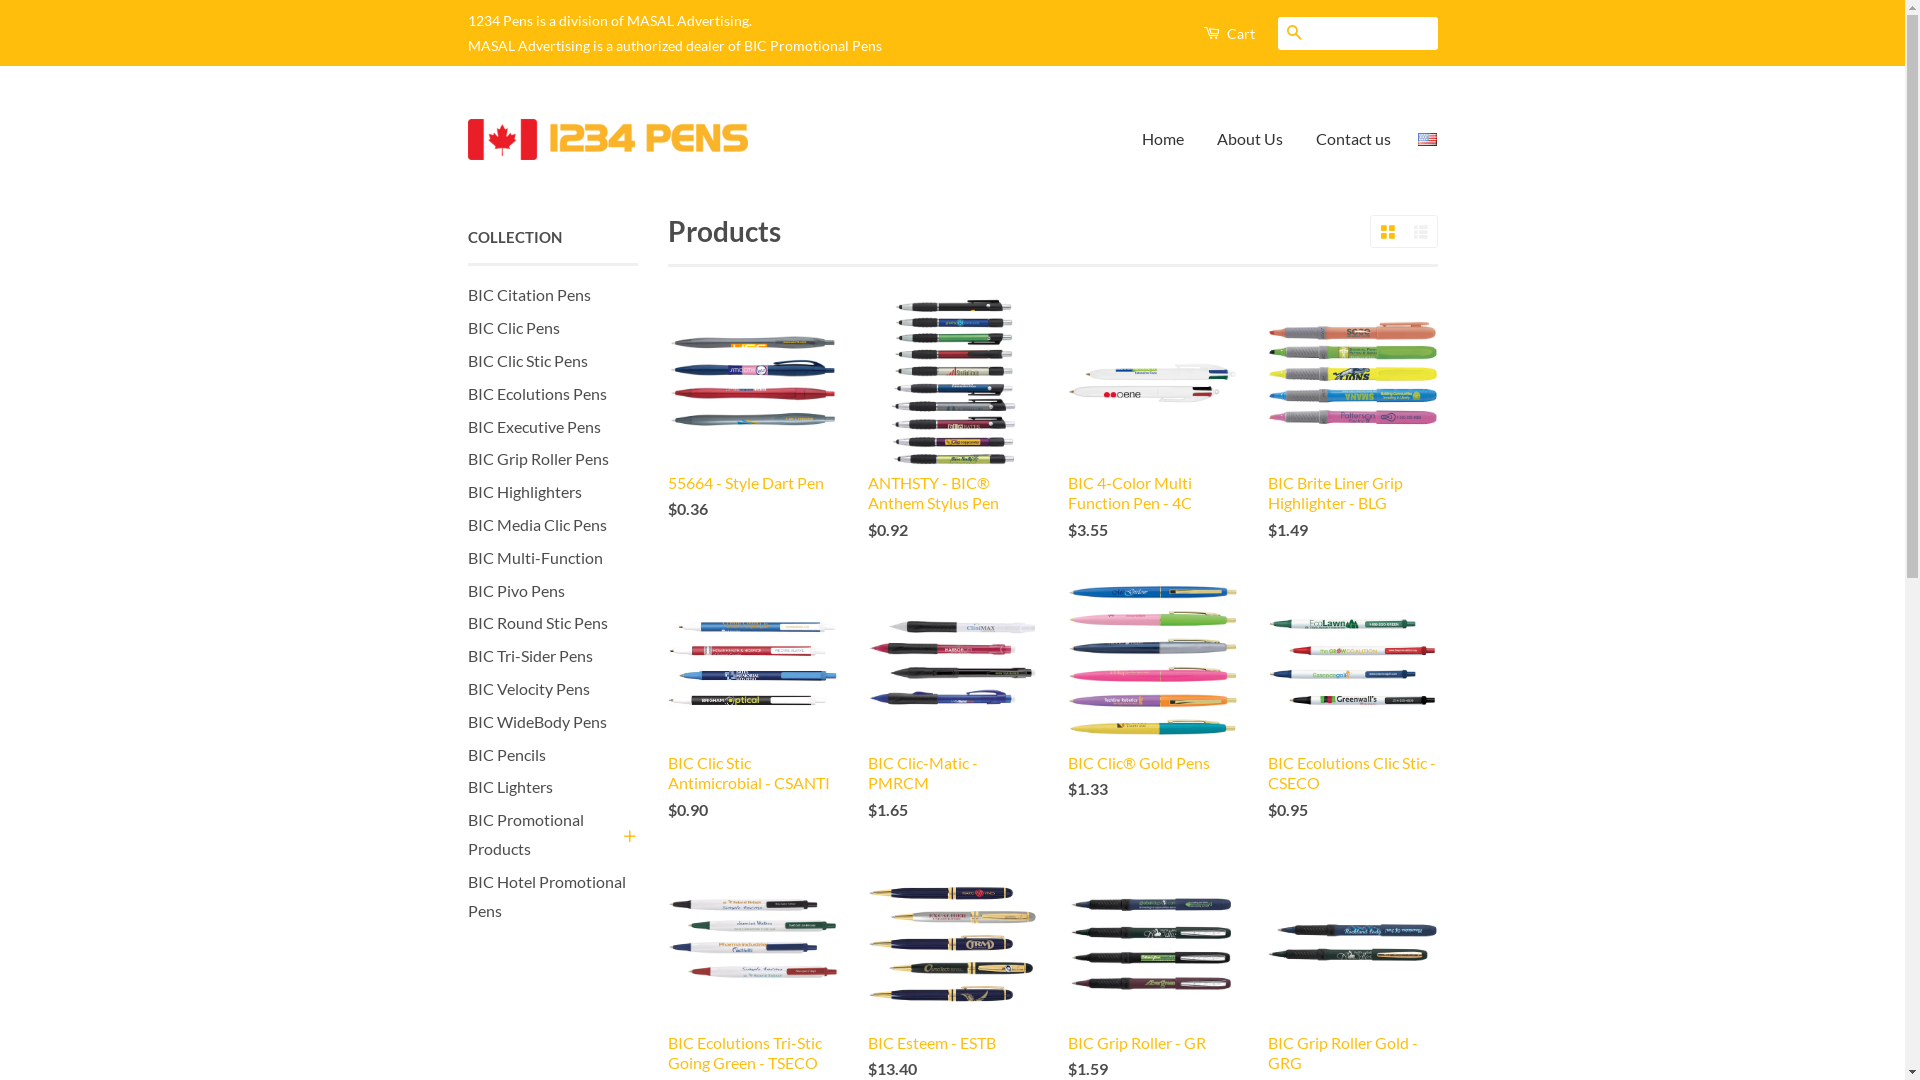 Image resolution: width=1920 pixels, height=1080 pixels. Describe the element at coordinates (1152, 435) in the screenshot. I see `'BIC 4-Color Multi Function Pen - 4C` at that location.